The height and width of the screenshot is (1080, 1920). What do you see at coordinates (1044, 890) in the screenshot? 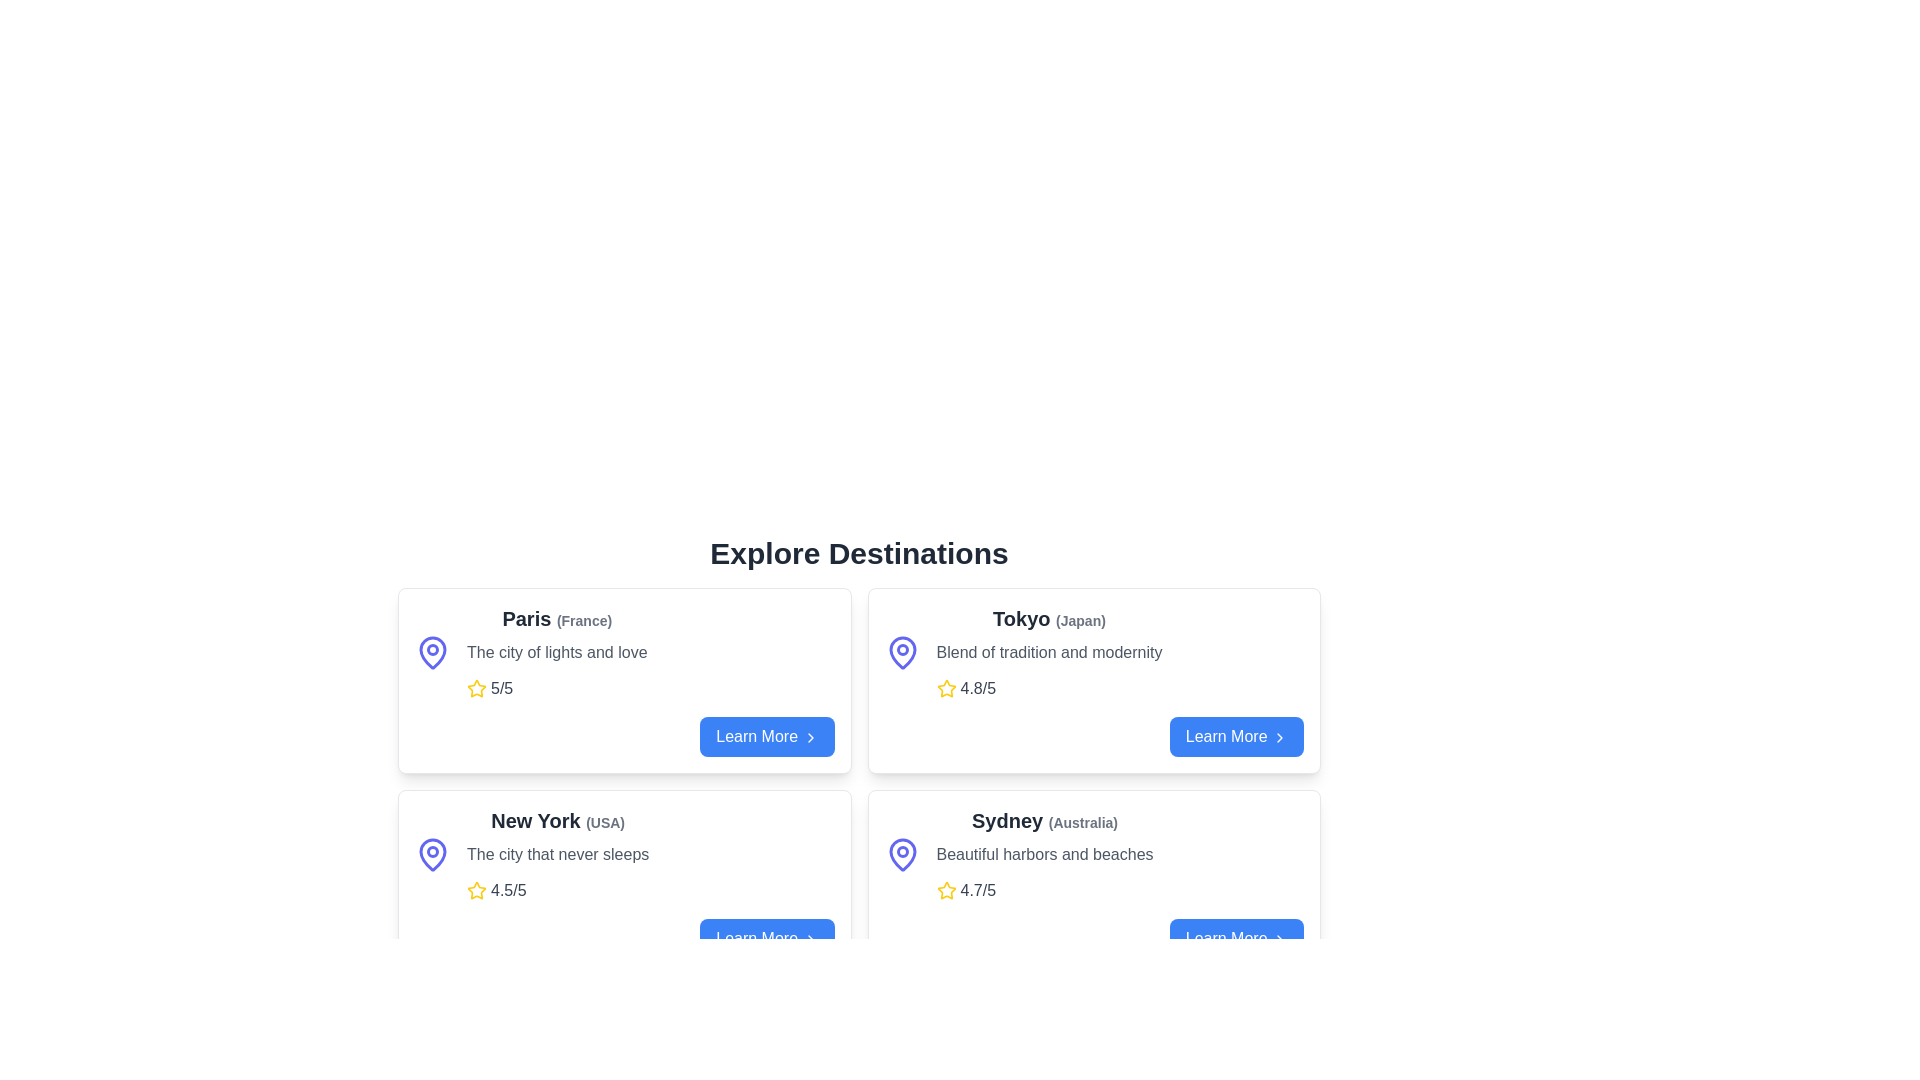
I see `the Rating Display element showing the average rating for 'Sydney (Australia)', located at the bottom right card in the grid, below the line 'Beautiful harbors and beaches'` at bounding box center [1044, 890].